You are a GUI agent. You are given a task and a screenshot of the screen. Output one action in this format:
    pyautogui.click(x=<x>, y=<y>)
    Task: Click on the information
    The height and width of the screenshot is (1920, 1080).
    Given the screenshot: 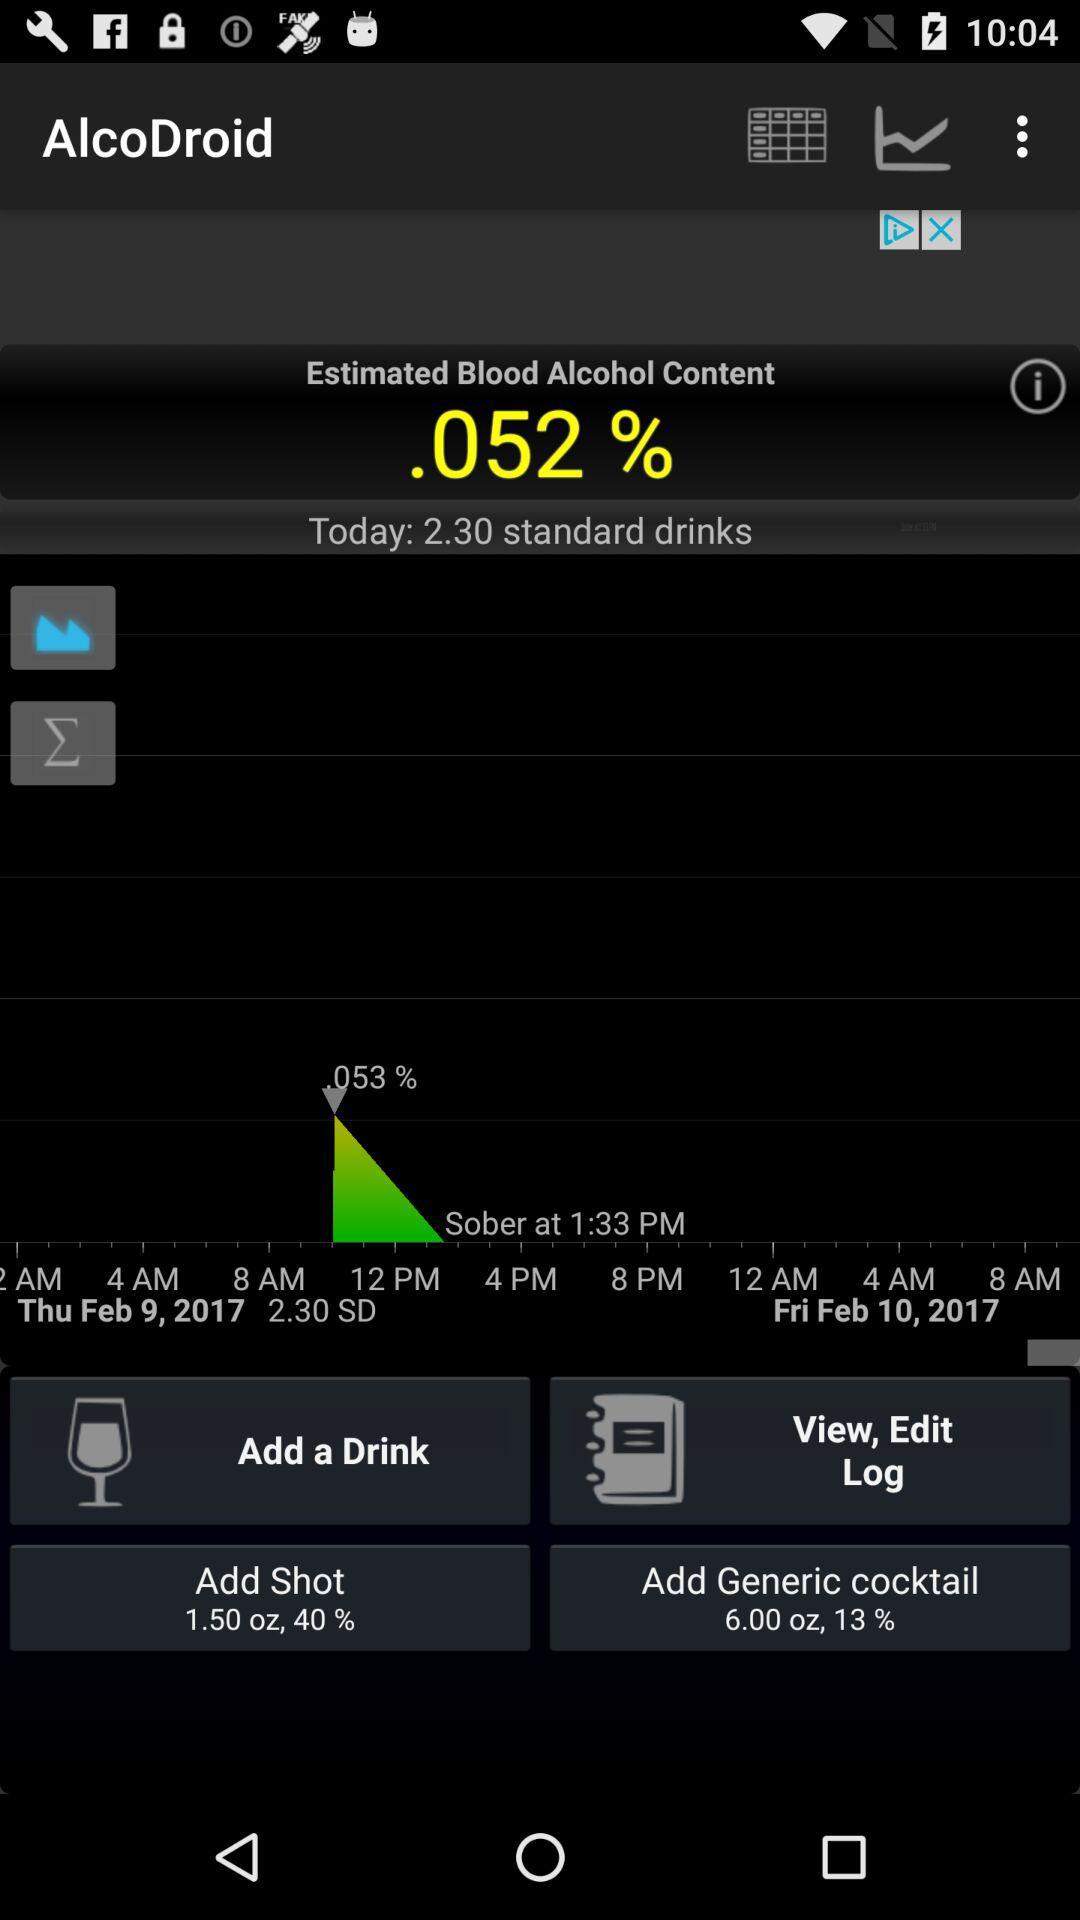 What is the action you would take?
    pyautogui.click(x=1036, y=386)
    